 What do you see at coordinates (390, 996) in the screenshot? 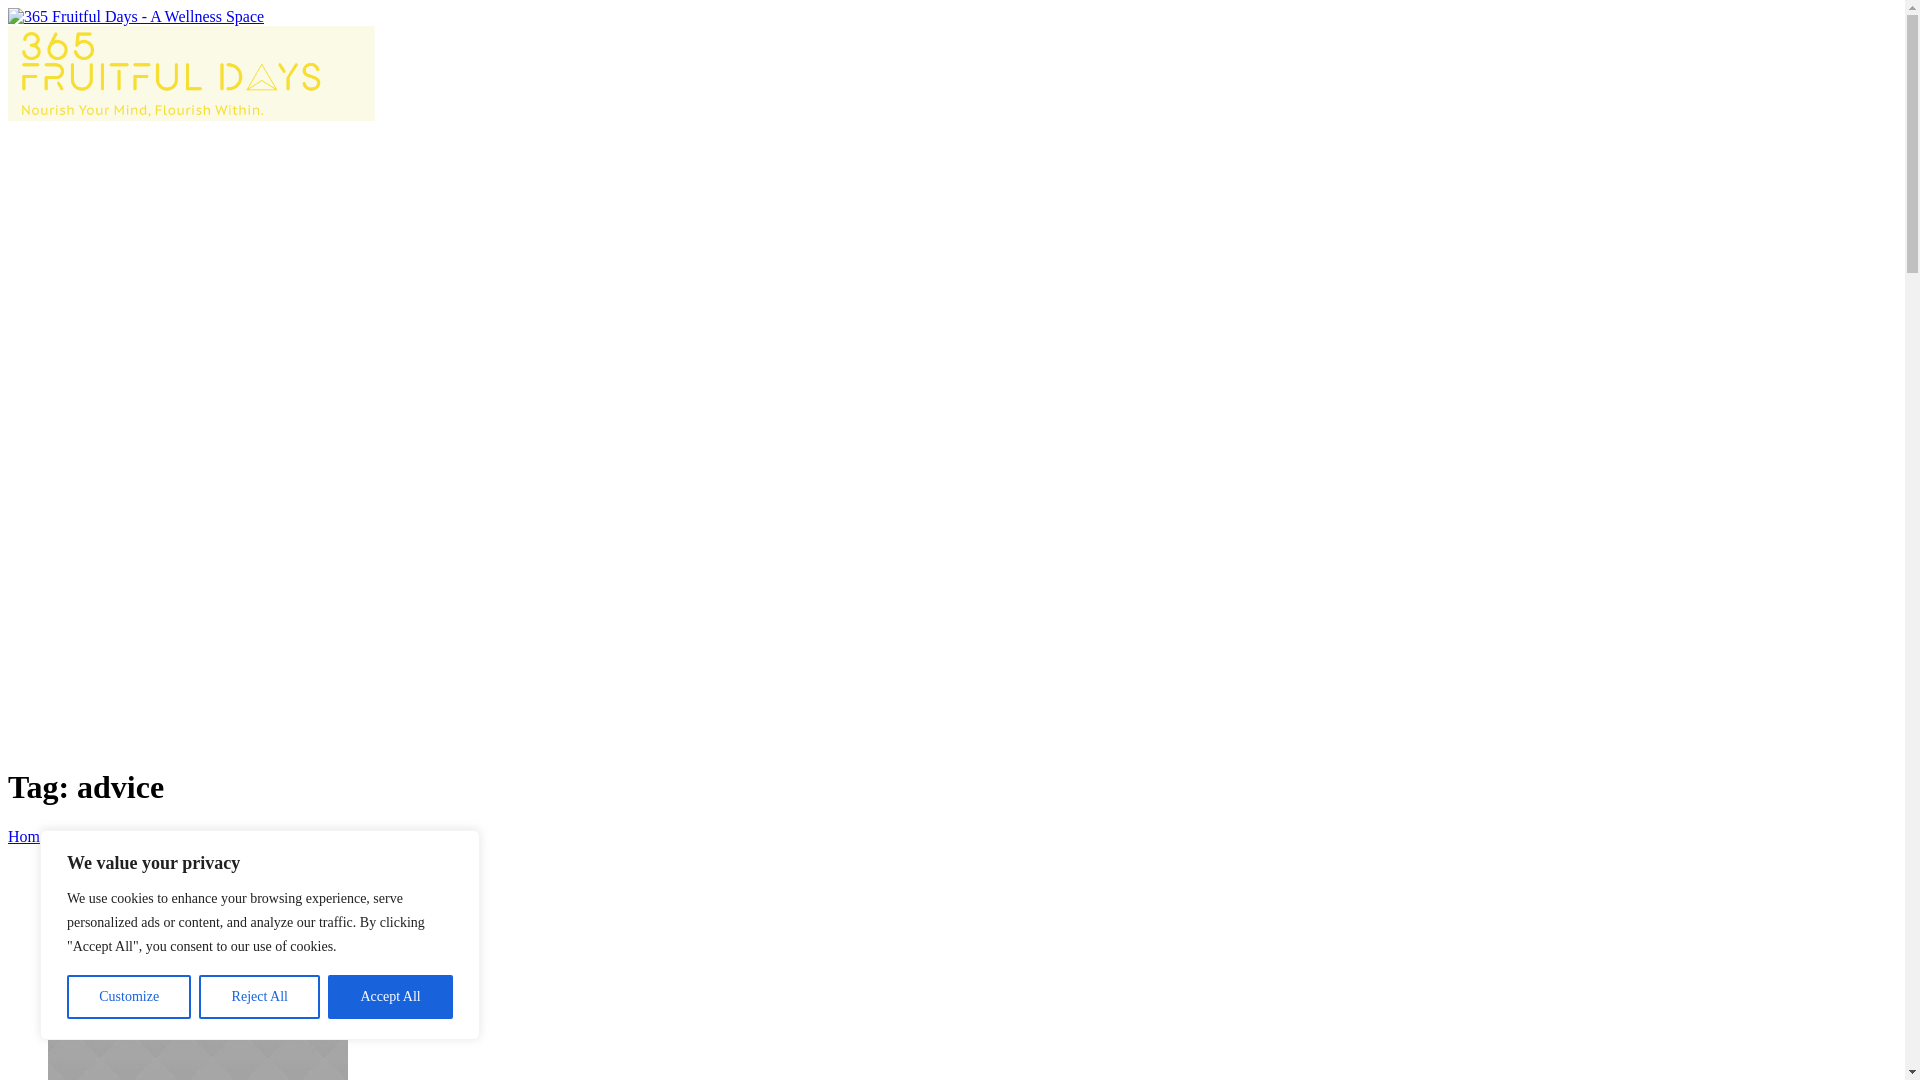
I see `'Accept All'` at bounding box center [390, 996].